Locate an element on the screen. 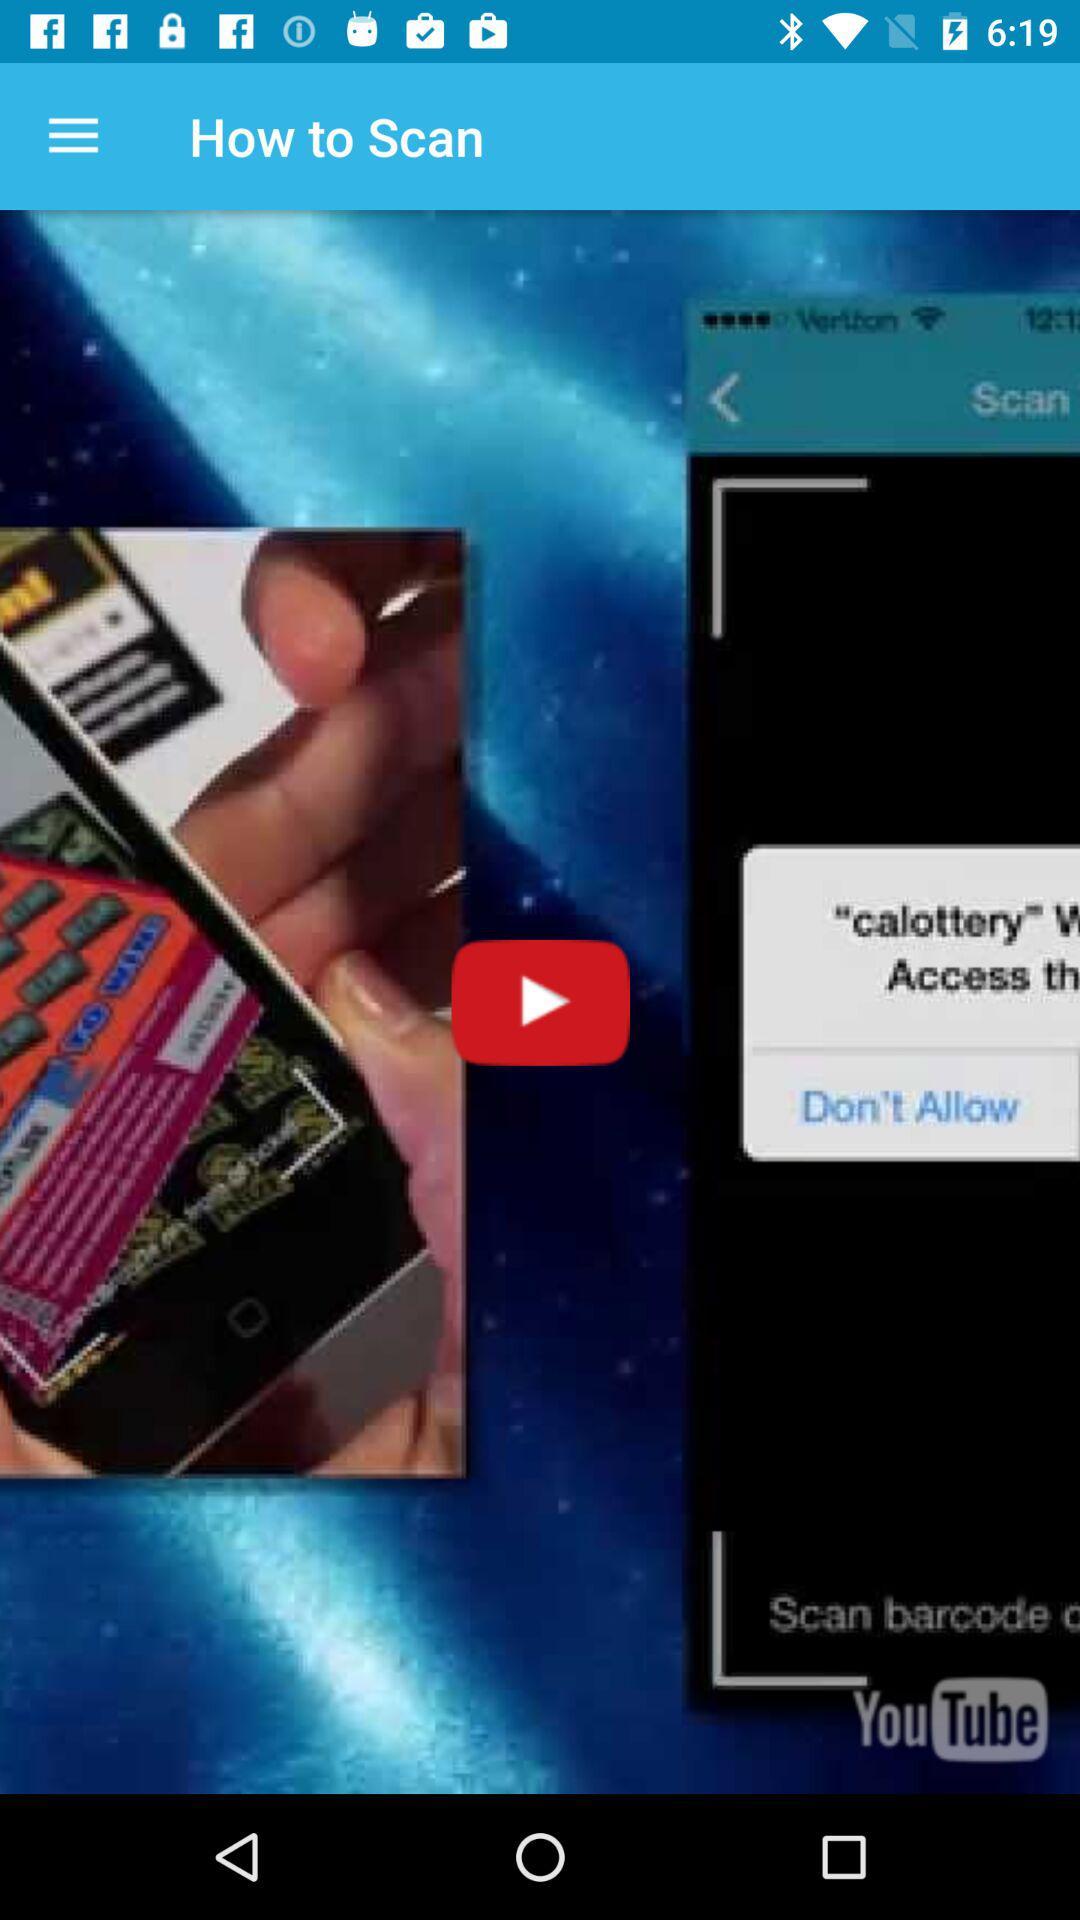  video is located at coordinates (540, 1002).